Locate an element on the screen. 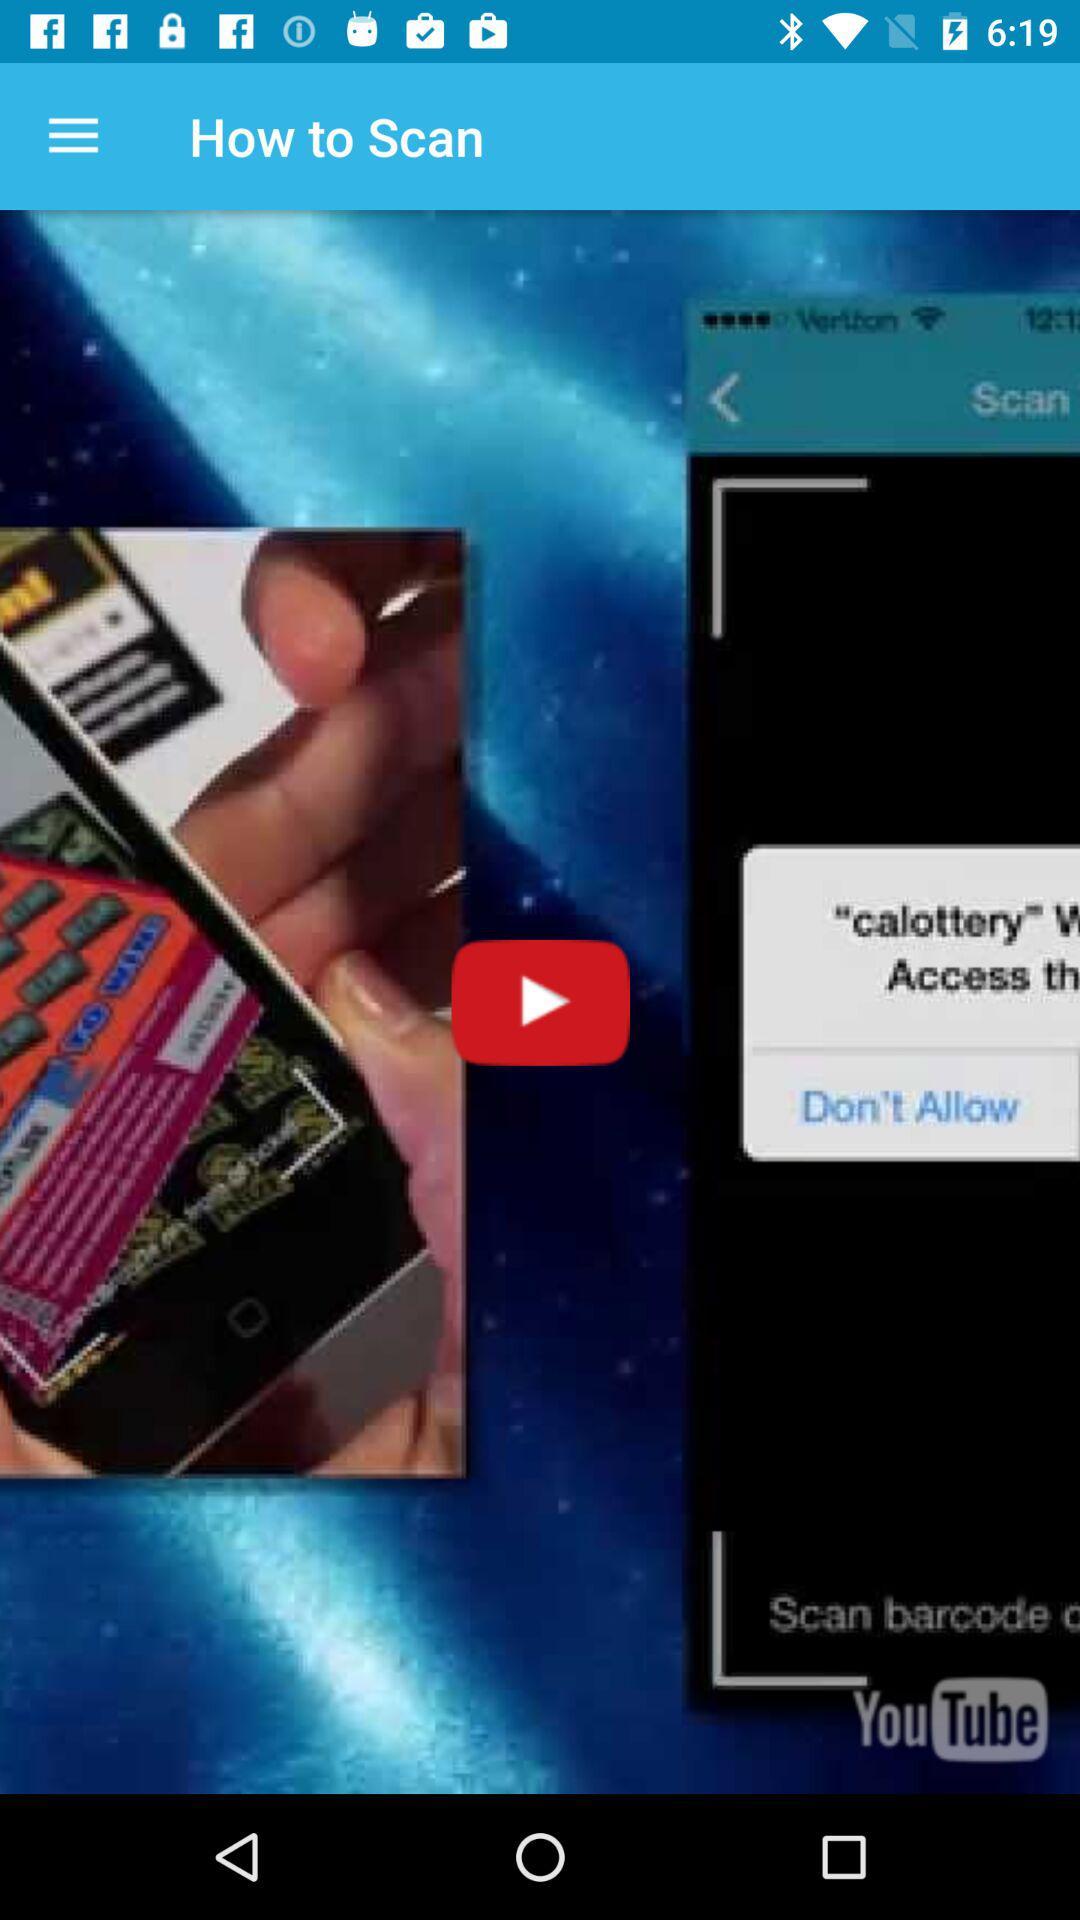  video is located at coordinates (540, 1002).